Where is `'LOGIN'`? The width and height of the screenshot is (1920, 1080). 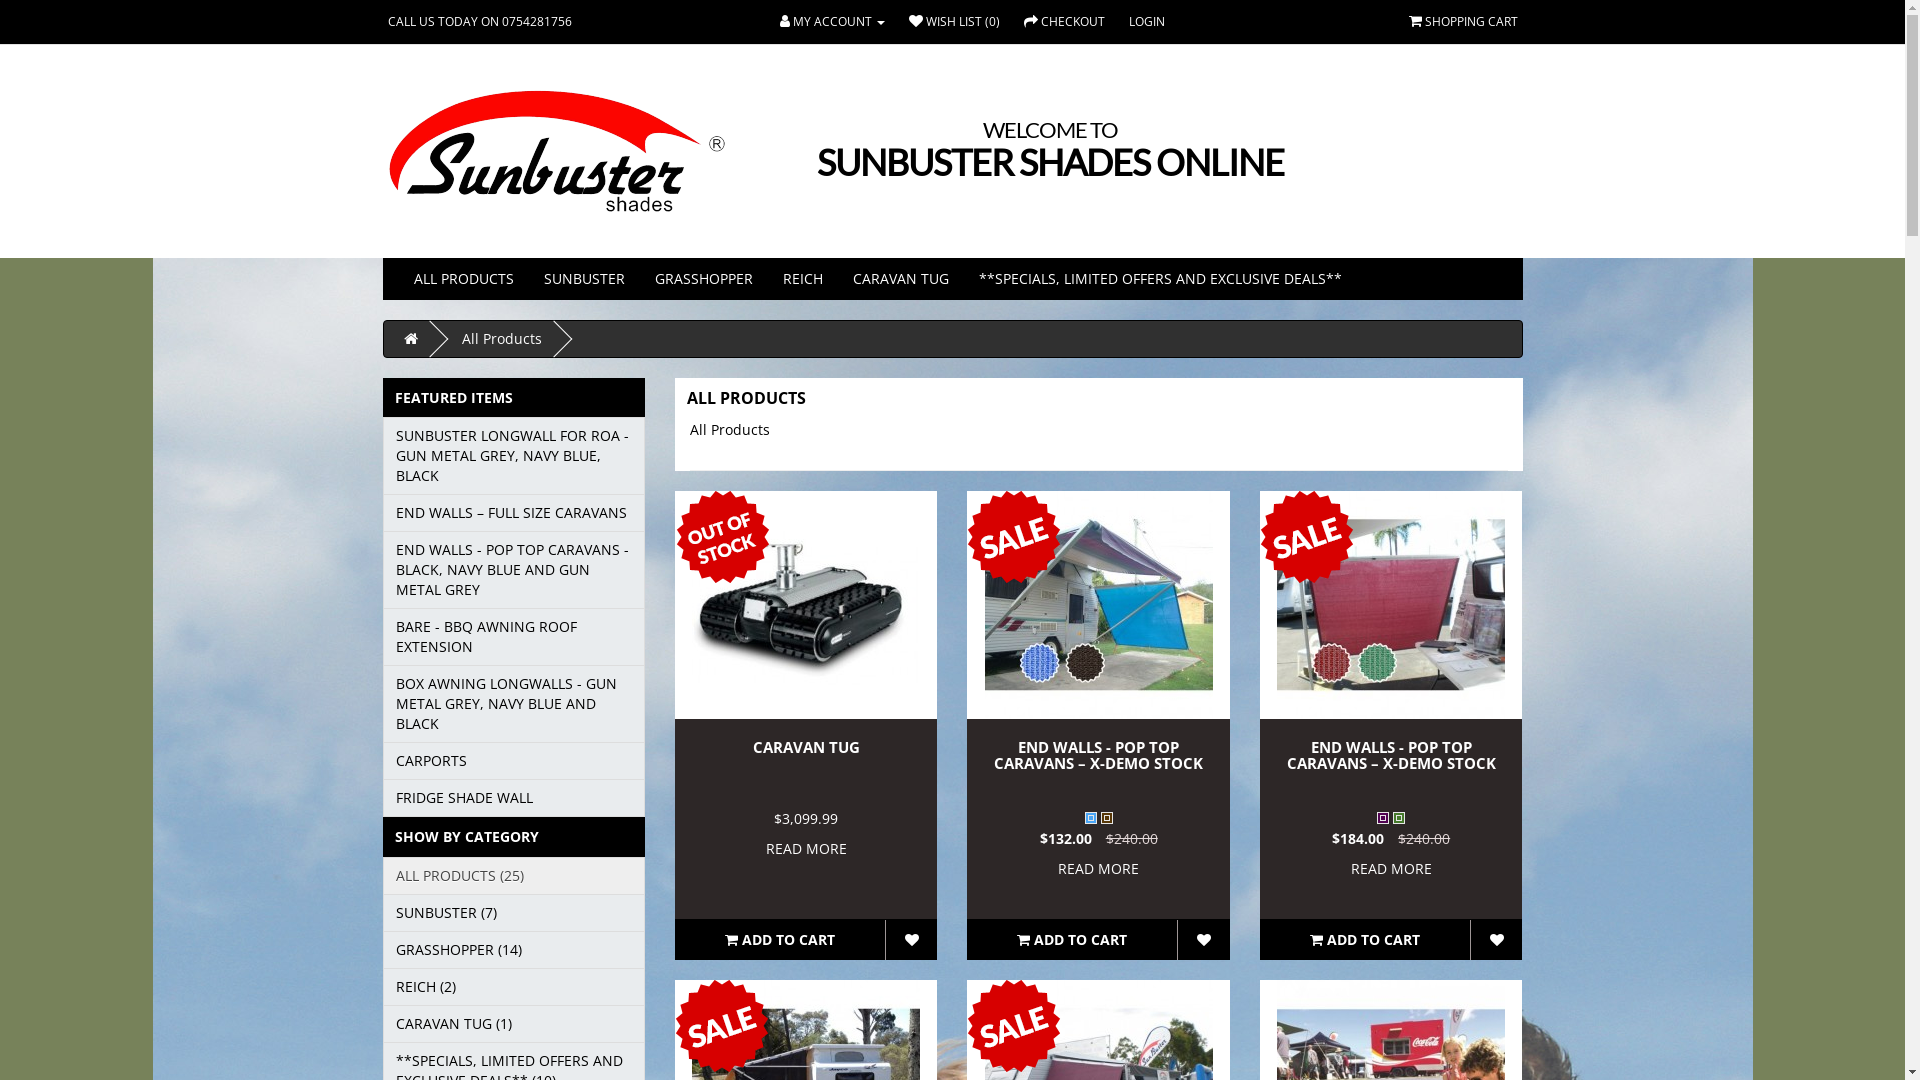 'LOGIN' is located at coordinates (1147, 21).